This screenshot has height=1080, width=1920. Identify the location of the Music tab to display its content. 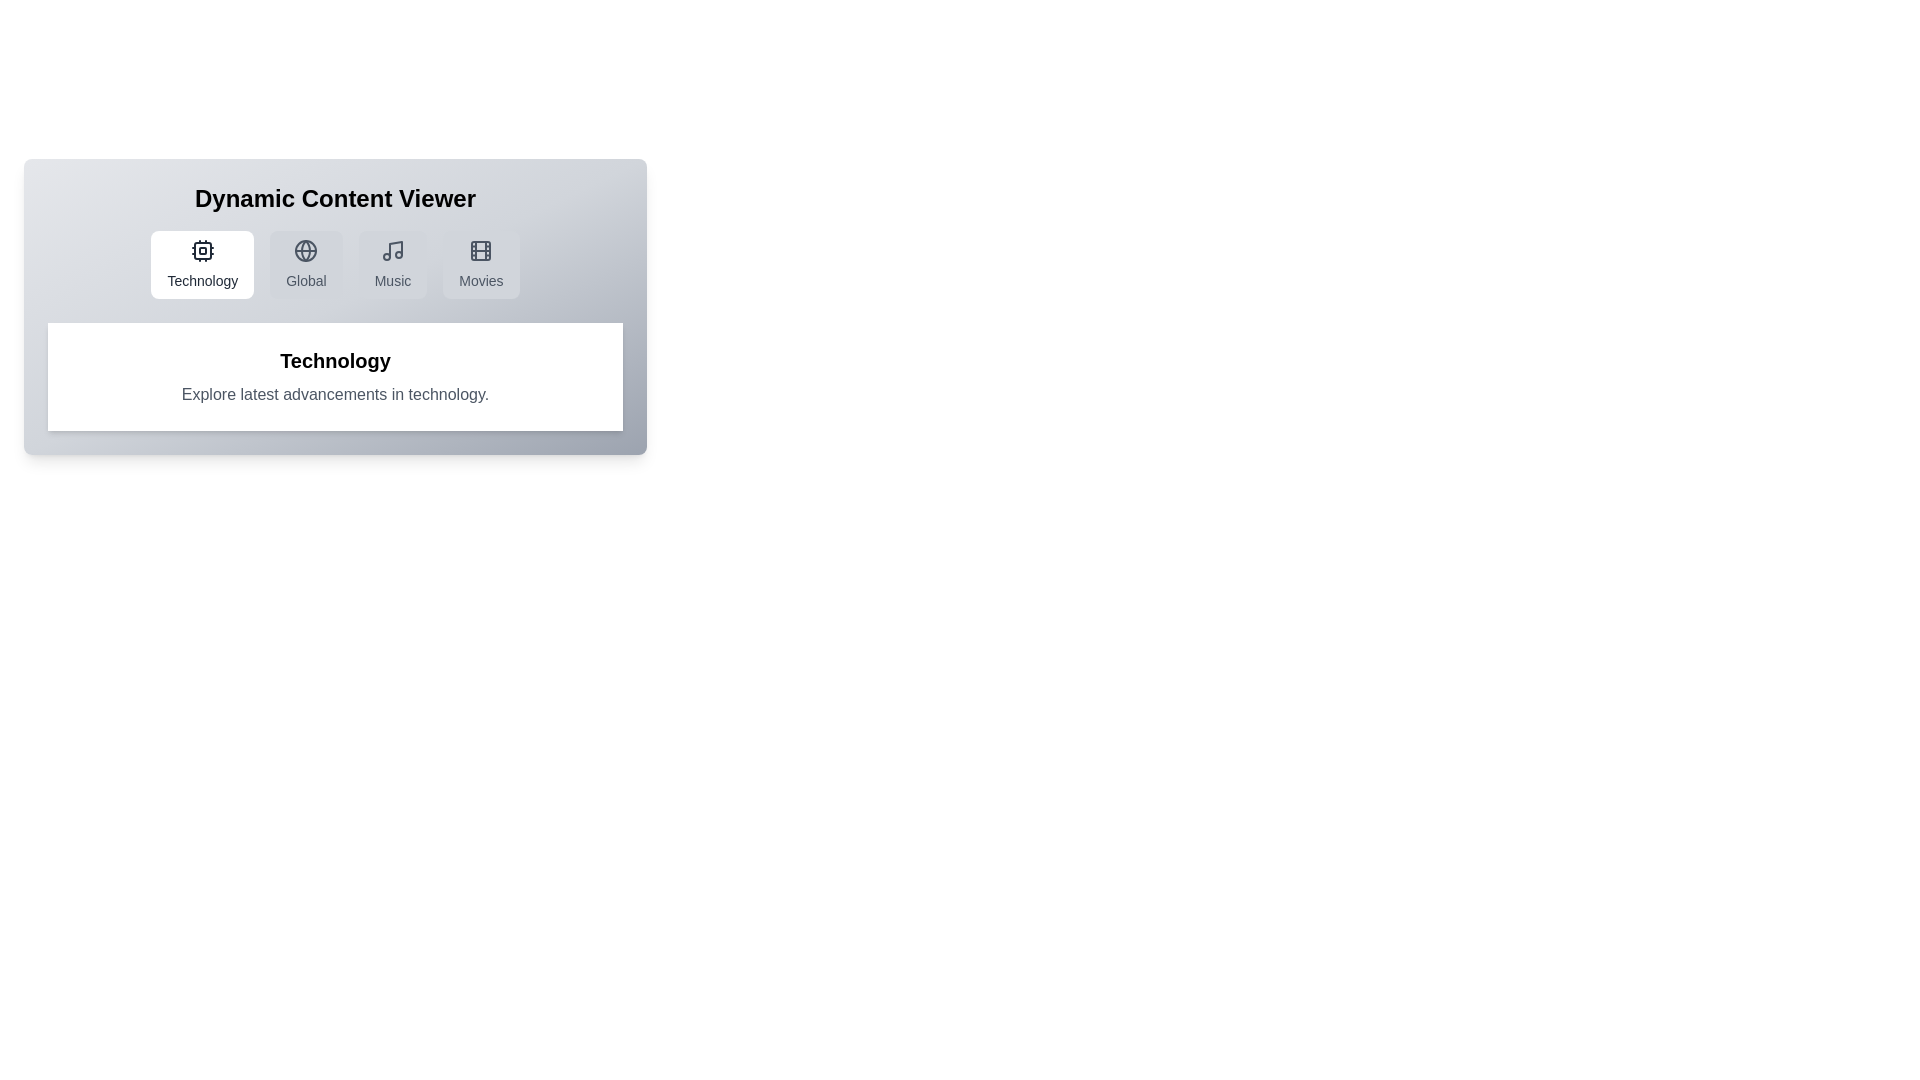
(392, 264).